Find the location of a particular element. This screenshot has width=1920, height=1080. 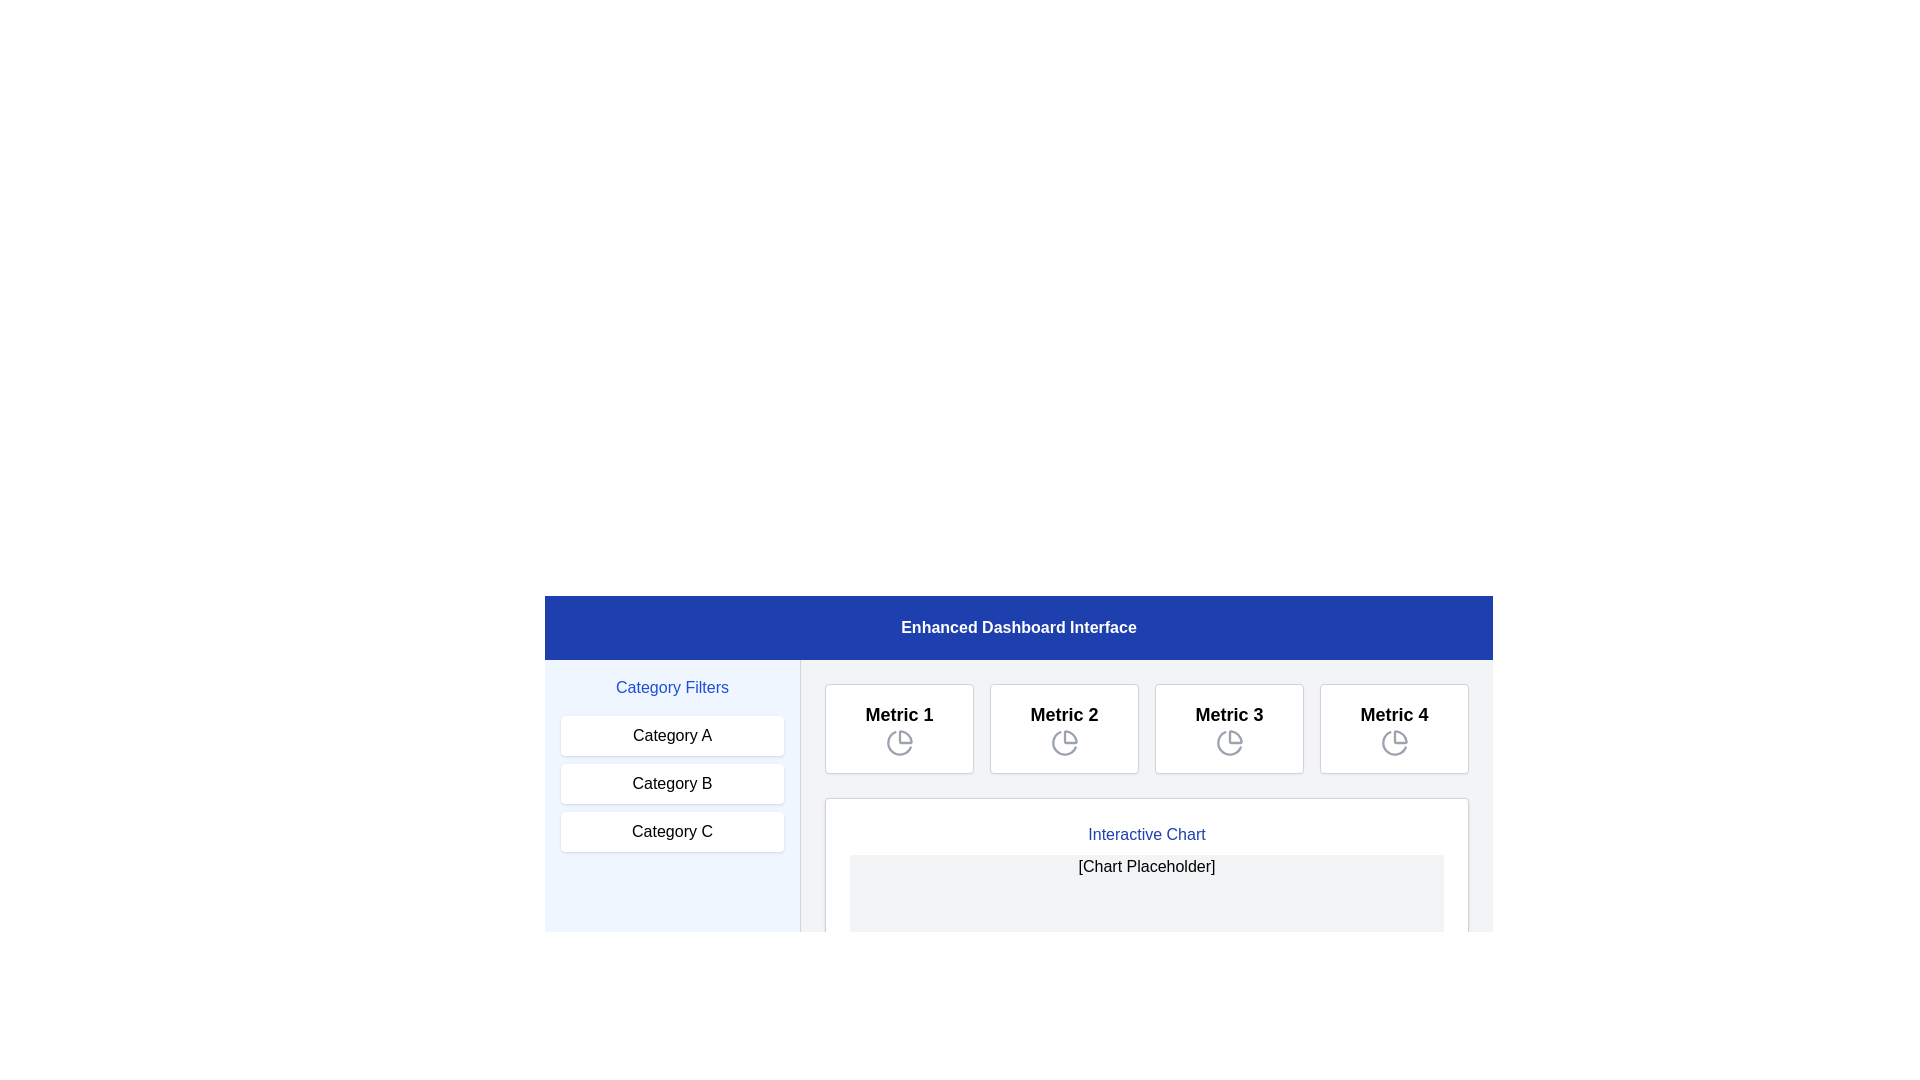

the 'Category B' button located in the 'Category Filters' section of the left panel is located at coordinates (672, 782).